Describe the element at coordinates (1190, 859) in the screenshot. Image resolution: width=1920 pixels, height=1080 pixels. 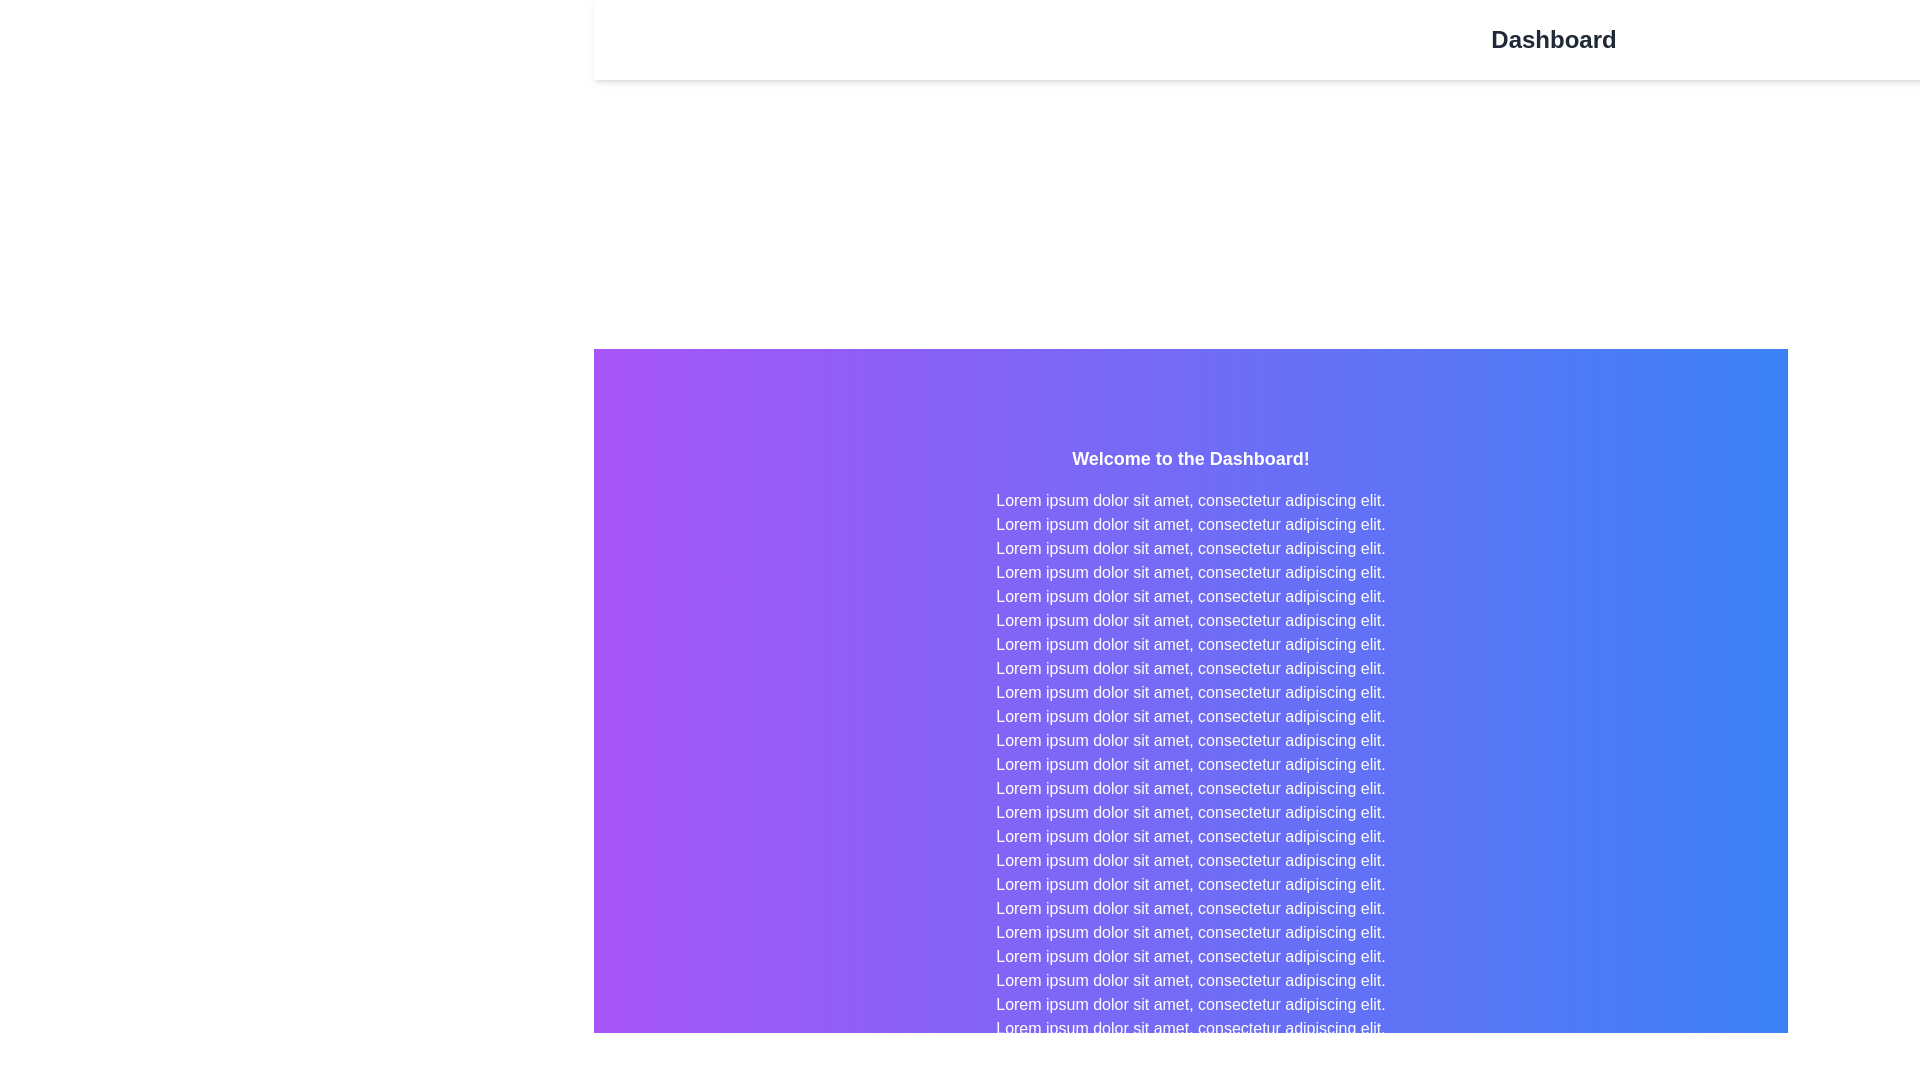
I see `the 17th line of white static text reading 'Lorem ipsum dolor sit amet, consectetur adipiscing elit.' within a gradient background transitioning from blue to purple, located under the heading 'Welcome to the Dashboard!'` at that location.